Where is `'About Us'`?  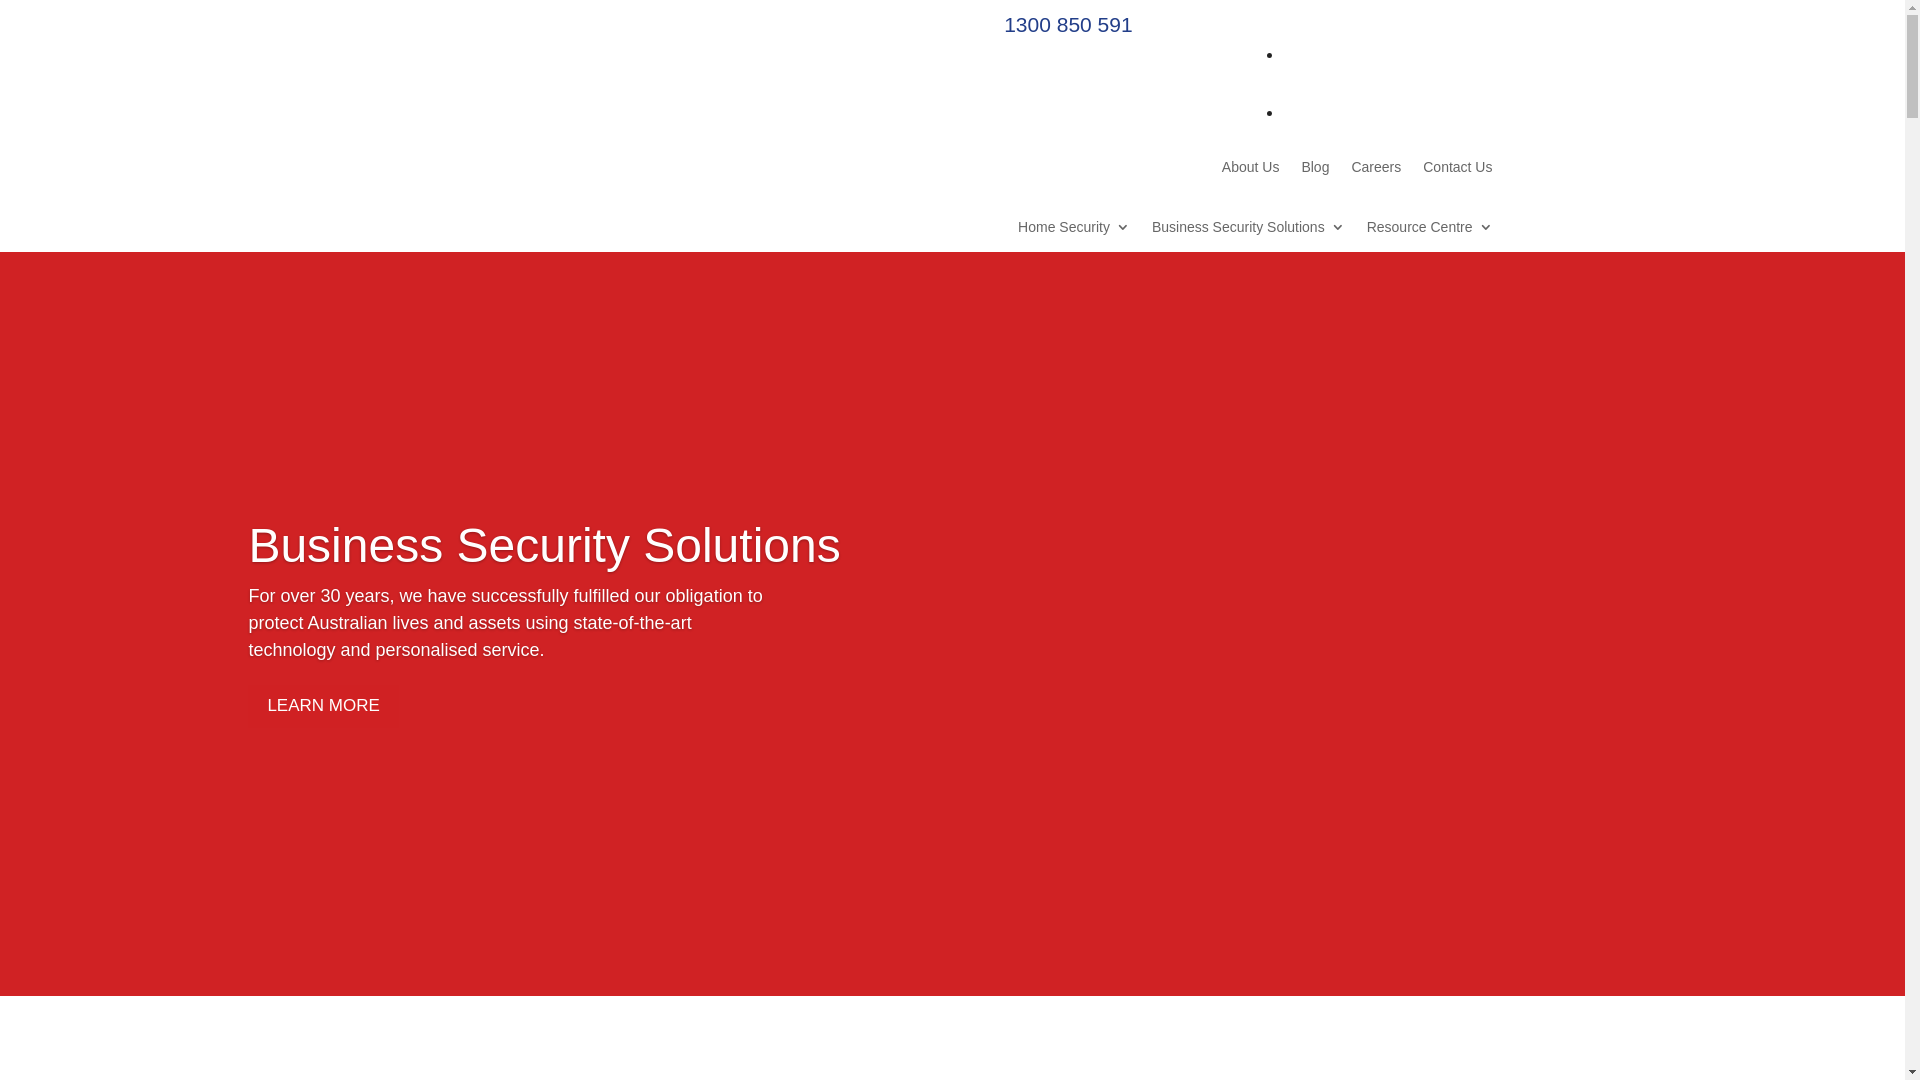 'About Us' is located at coordinates (1250, 169).